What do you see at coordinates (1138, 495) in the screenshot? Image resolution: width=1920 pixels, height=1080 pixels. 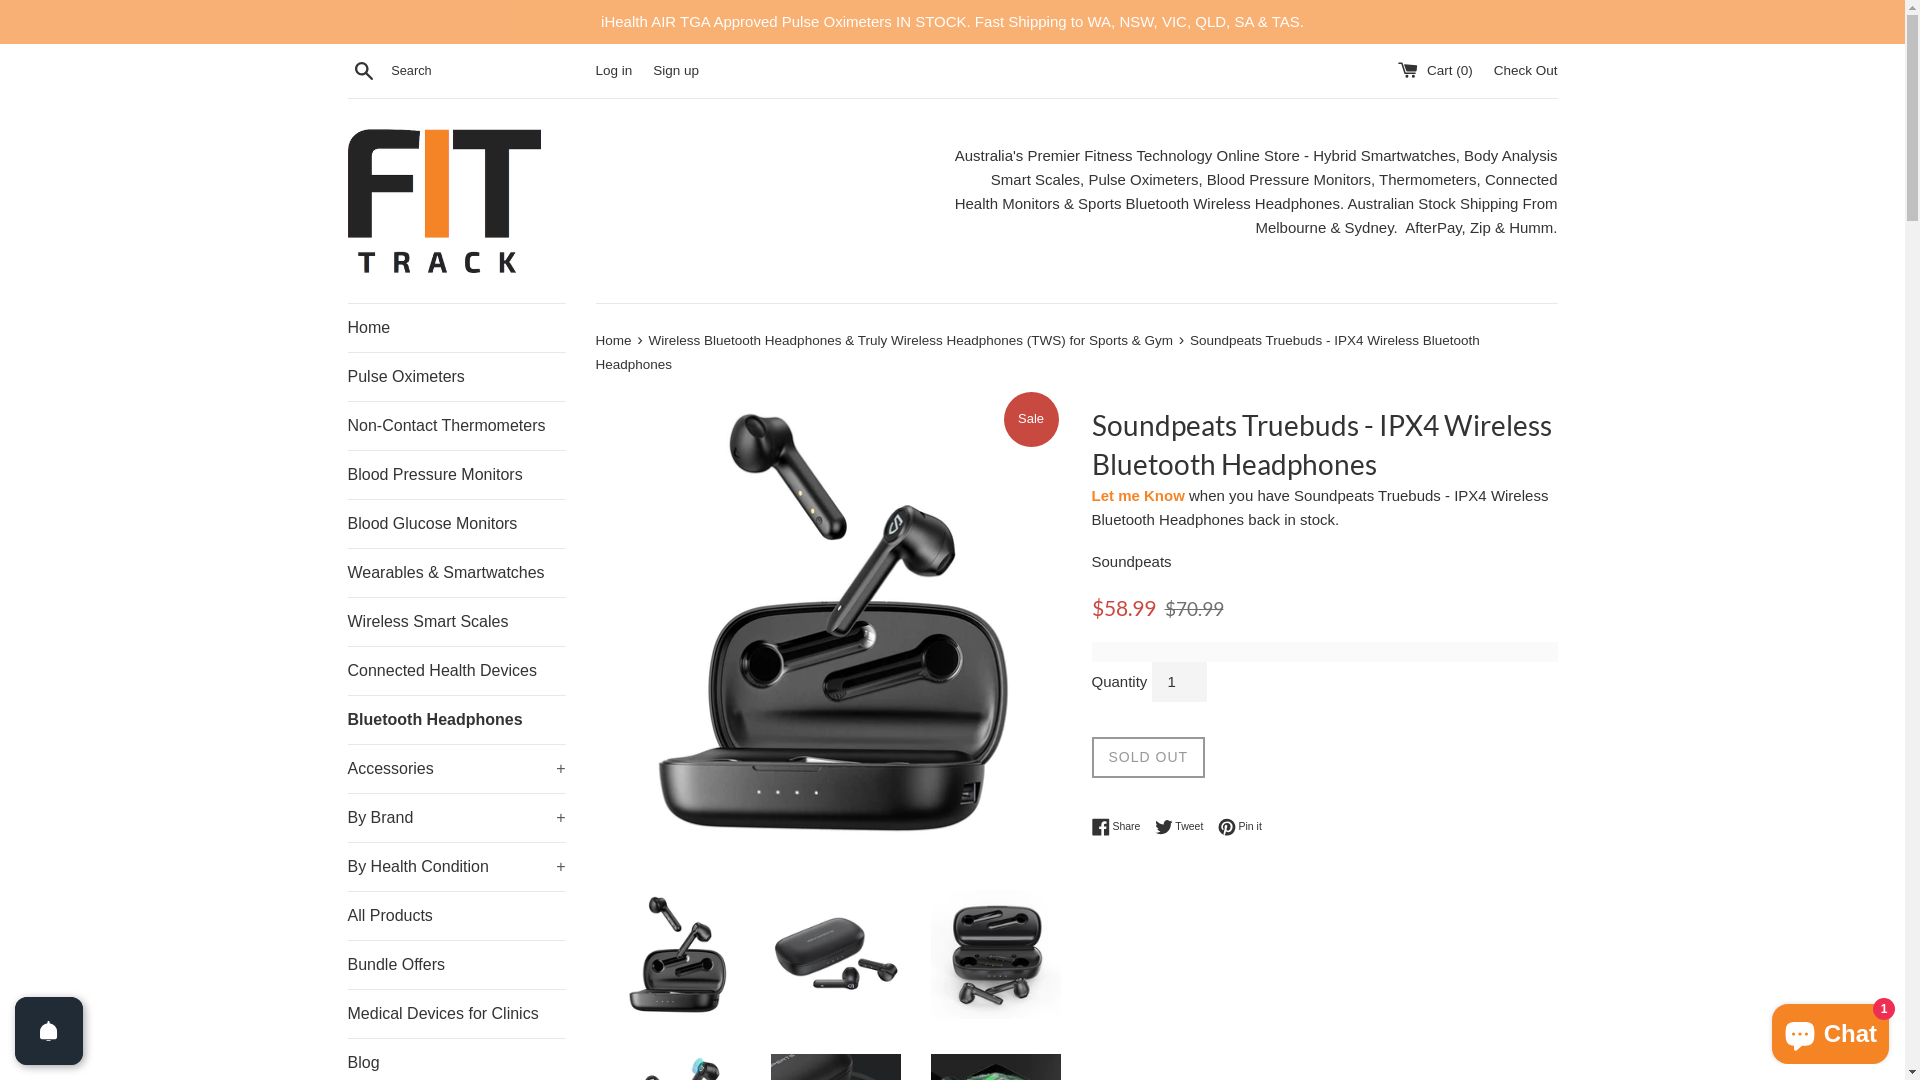 I see `'Let me Know'` at bounding box center [1138, 495].